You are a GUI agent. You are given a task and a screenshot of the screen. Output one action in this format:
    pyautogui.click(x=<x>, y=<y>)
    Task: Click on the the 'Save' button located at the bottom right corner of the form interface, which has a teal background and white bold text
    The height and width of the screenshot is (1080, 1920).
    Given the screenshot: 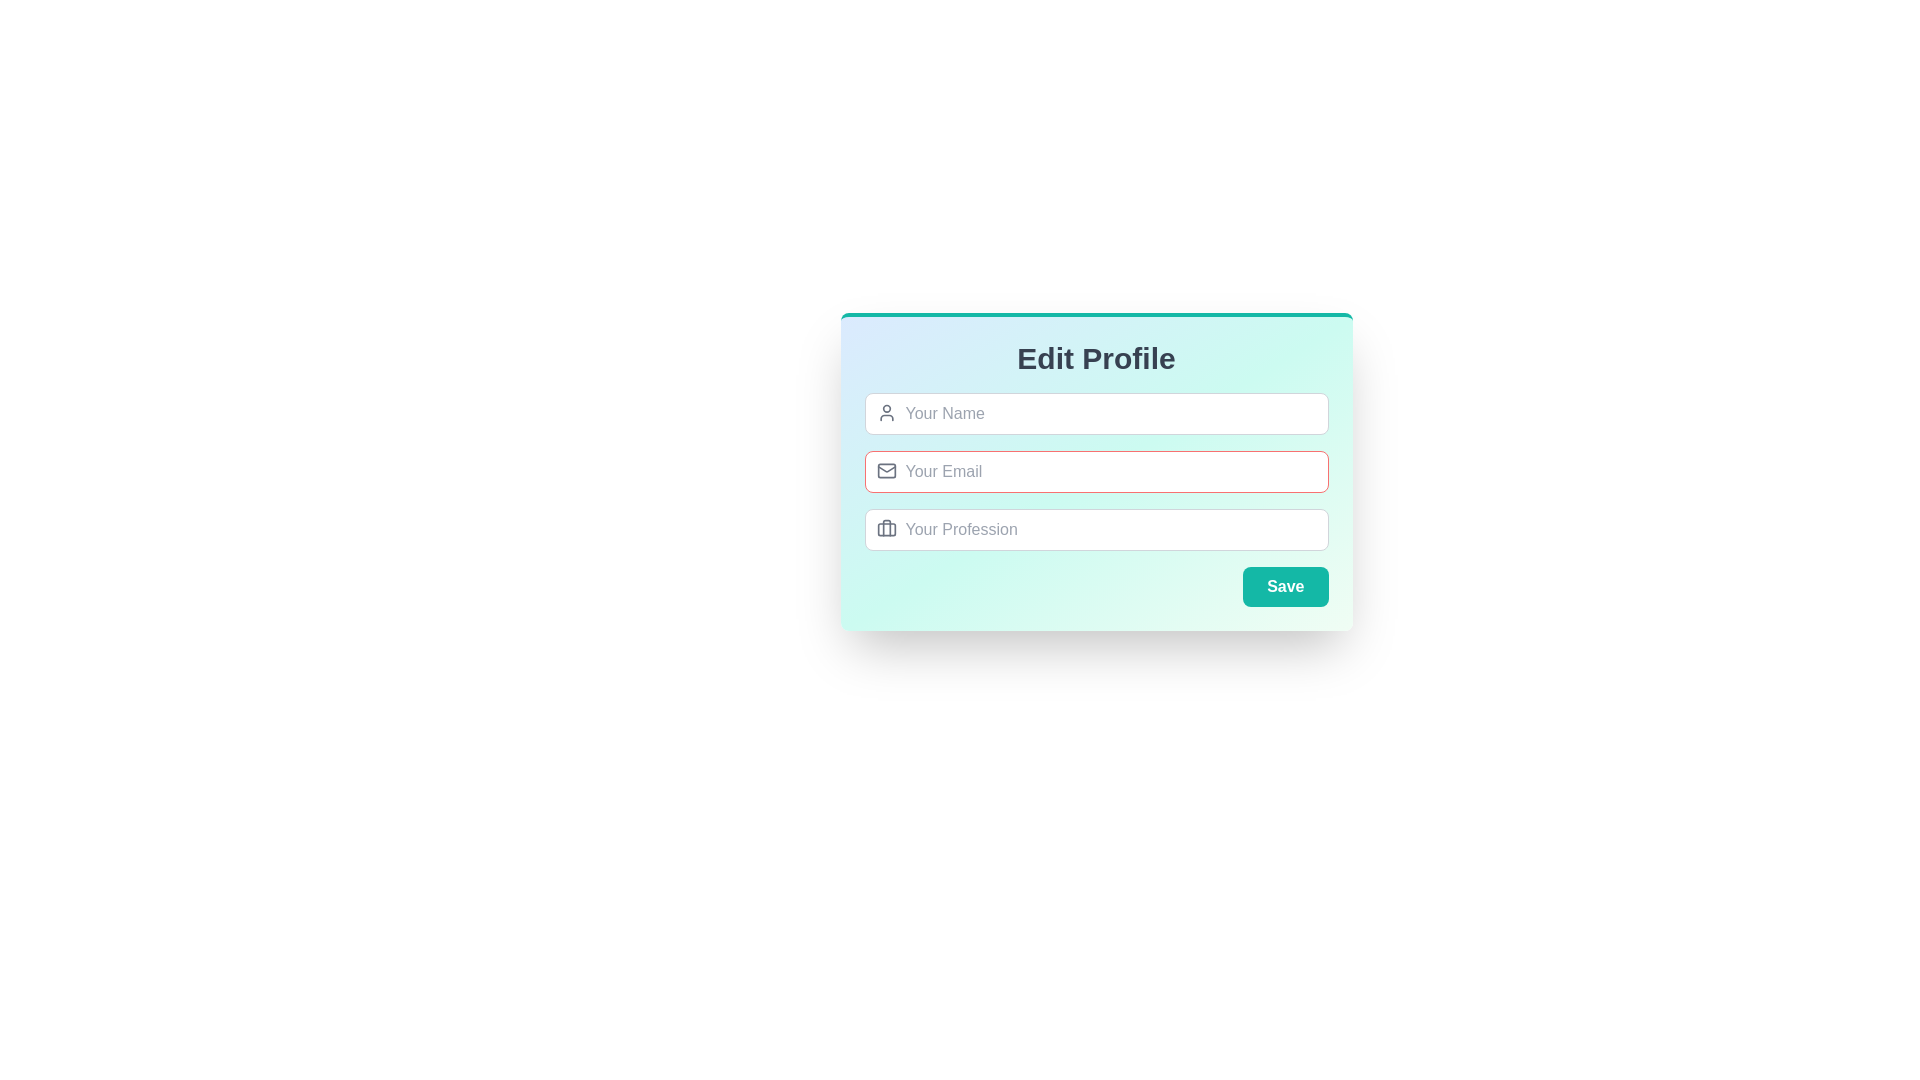 What is the action you would take?
    pyautogui.click(x=1285, y=585)
    